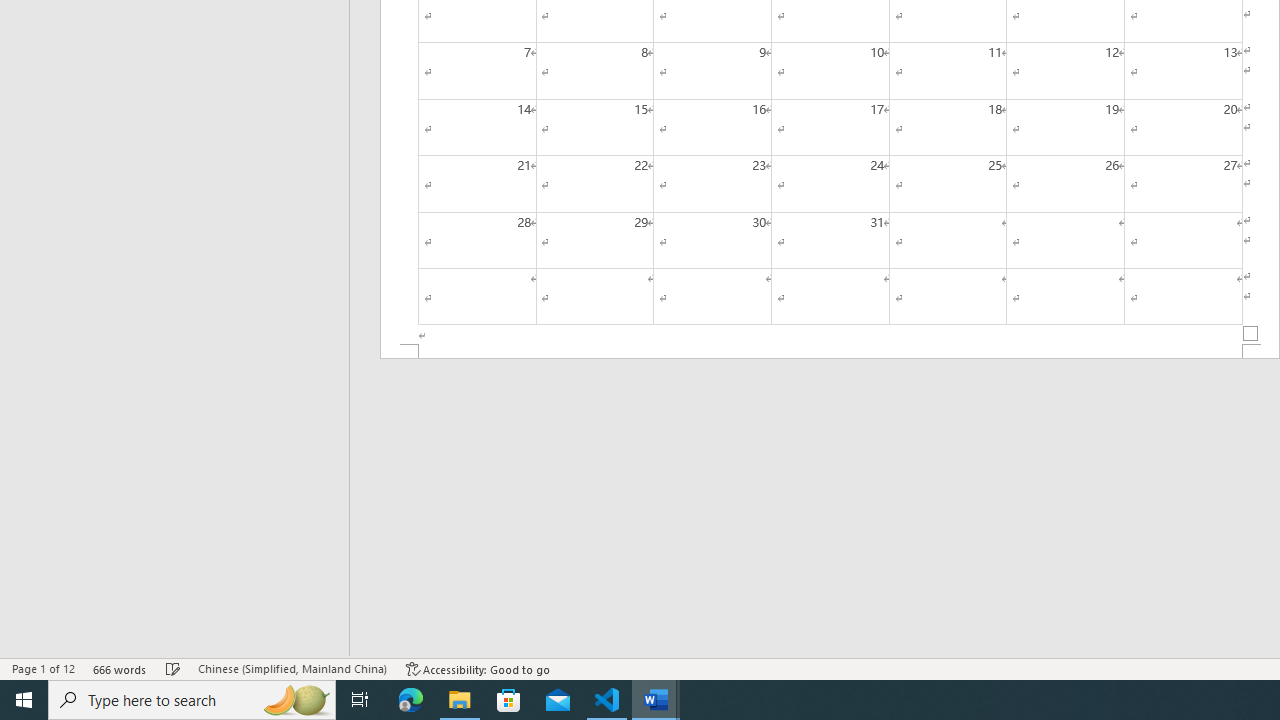  Describe the element at coordinates (830, 350) in the screenshot. I see `'Footer -Section 1-'` at that location.